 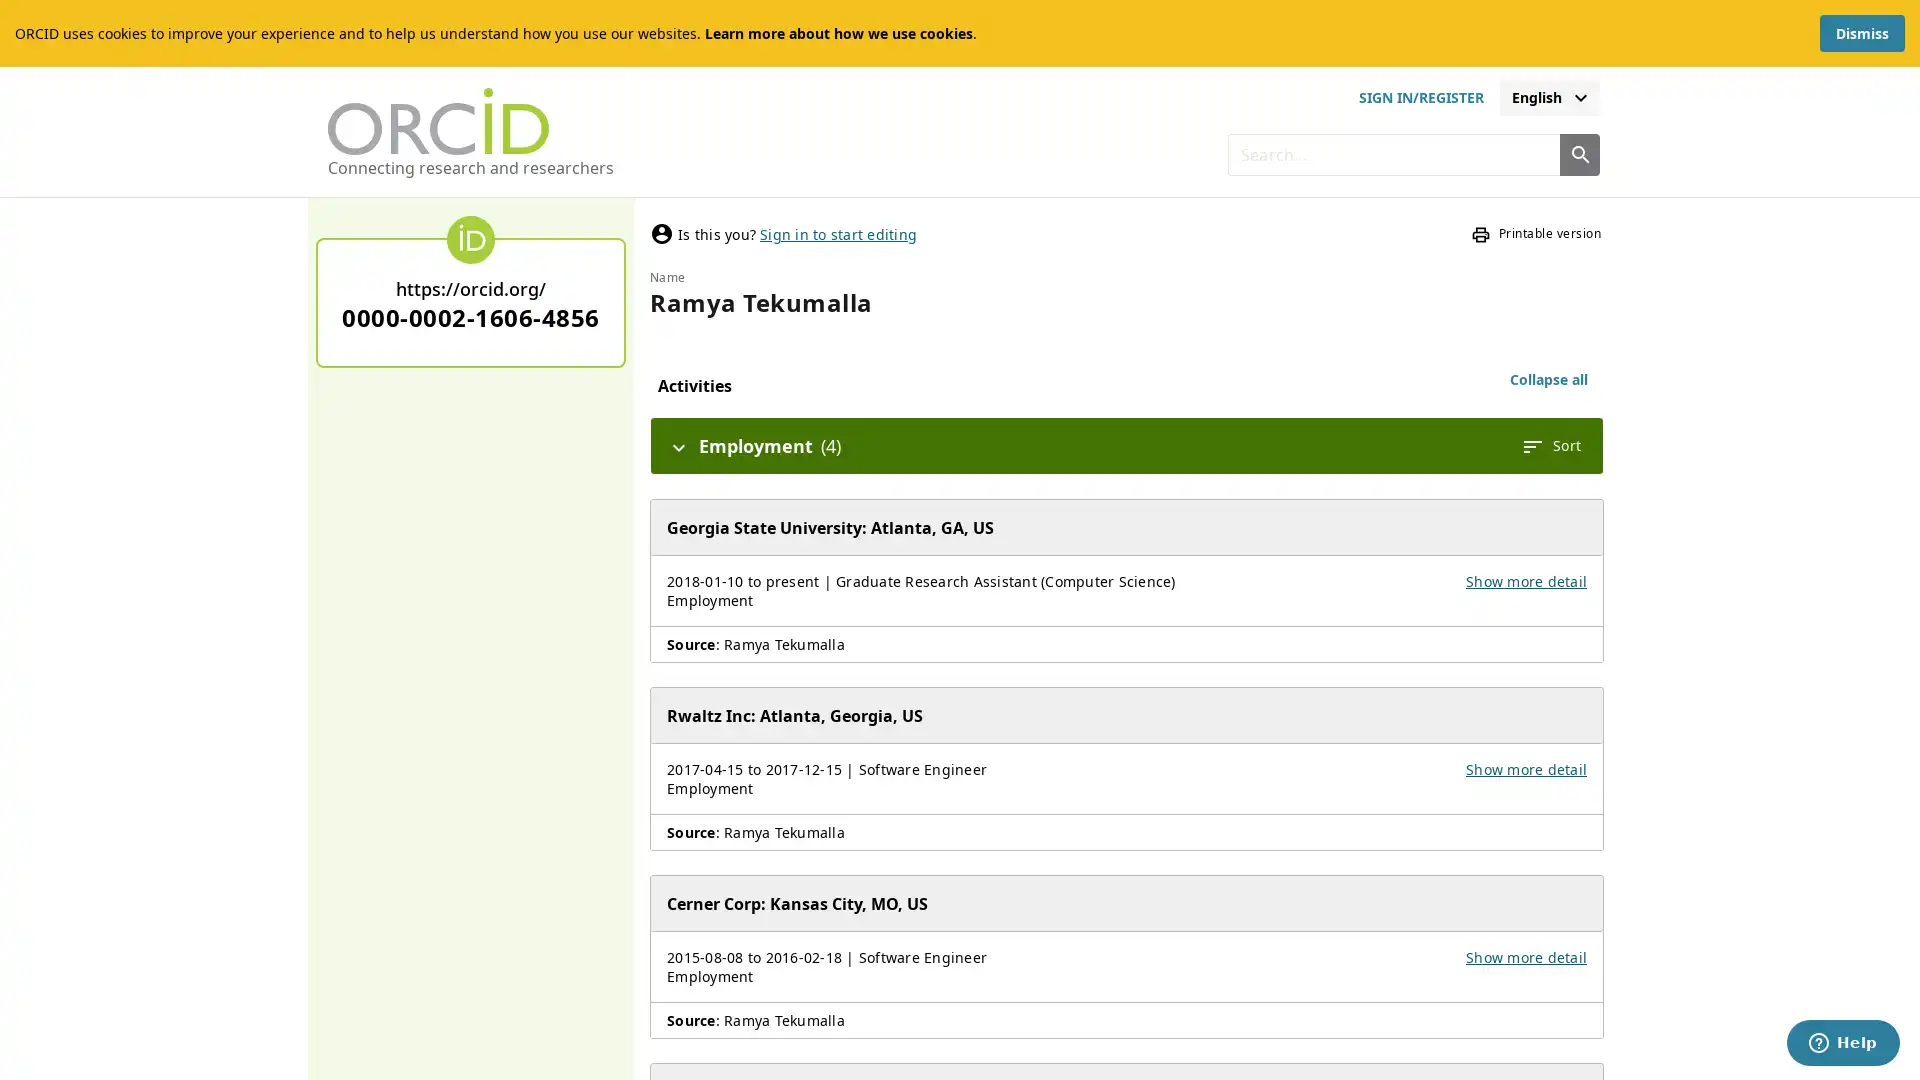 I want to click on Dismiss, so click(x=1861, y=33).